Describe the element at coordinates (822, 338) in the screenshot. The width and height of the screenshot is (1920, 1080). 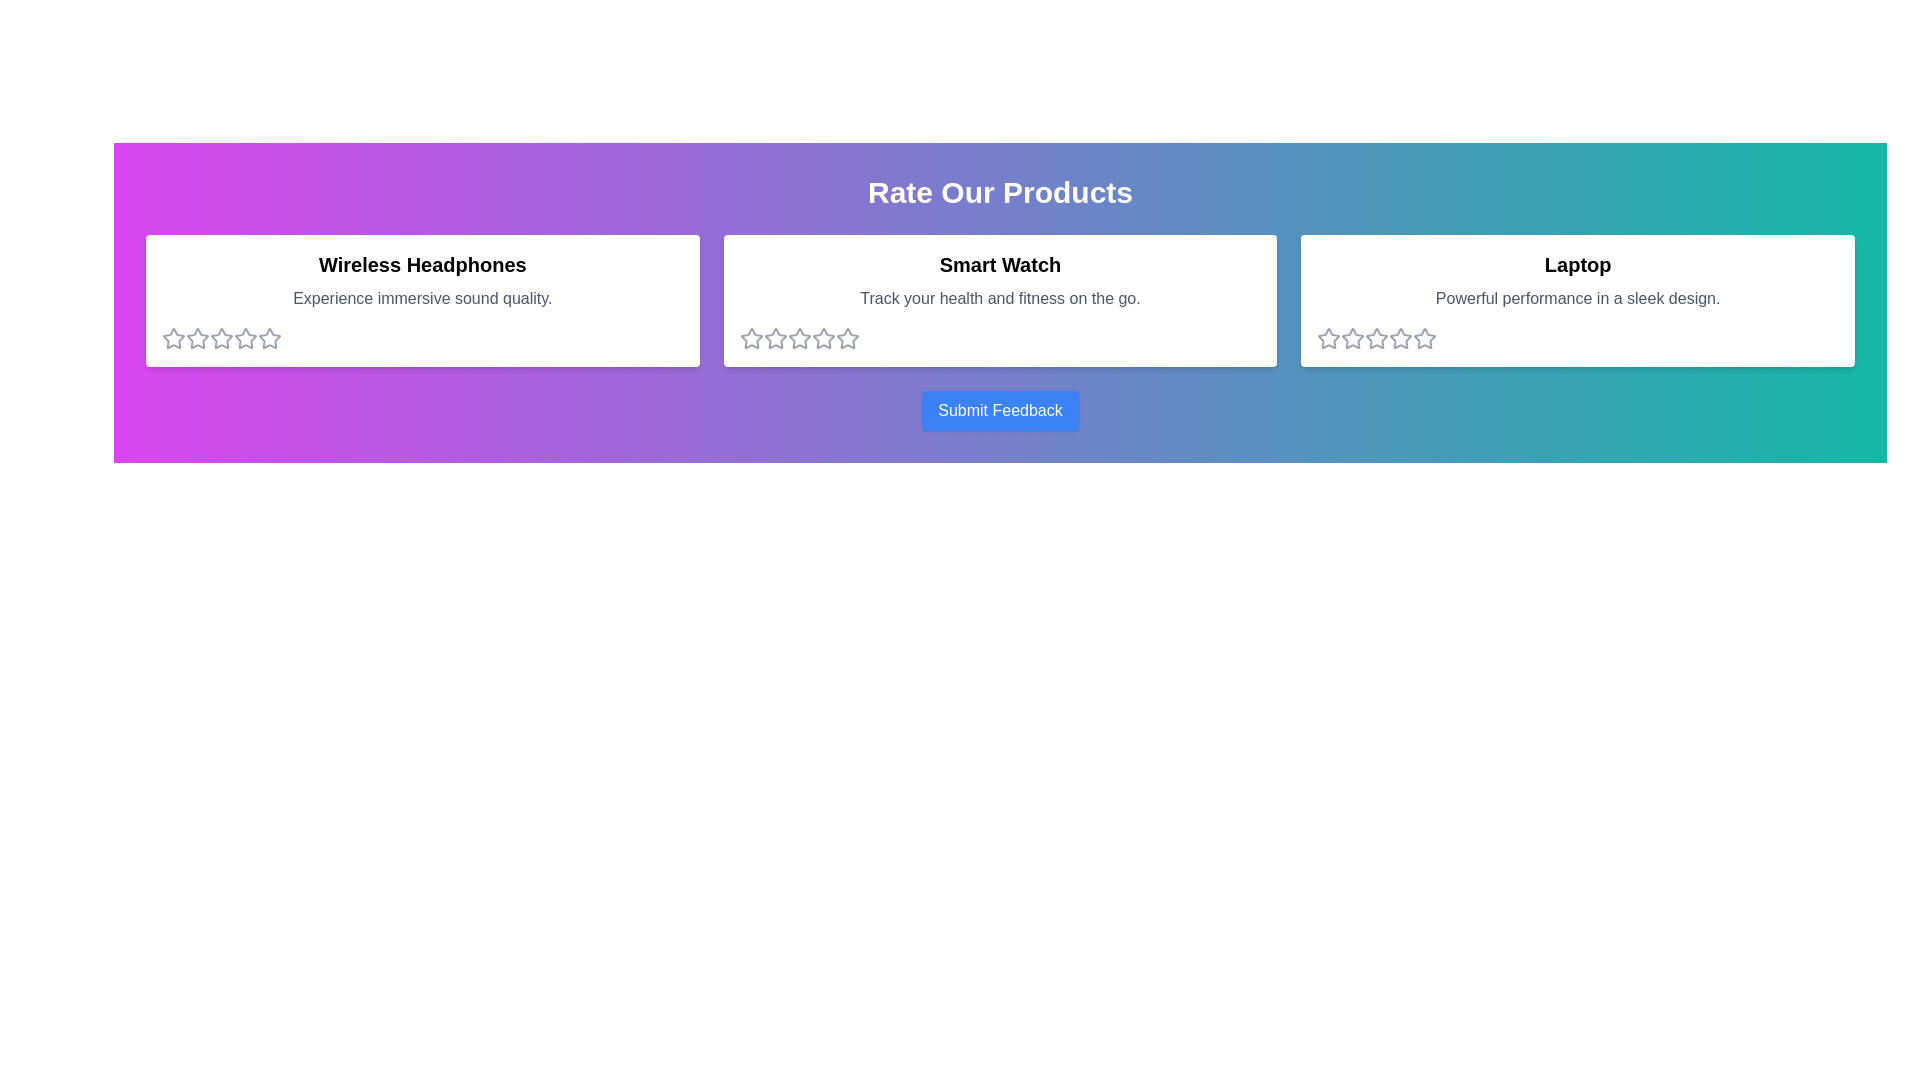
I see `the 4 star for the product Smart Watch to set its rating` at that location.